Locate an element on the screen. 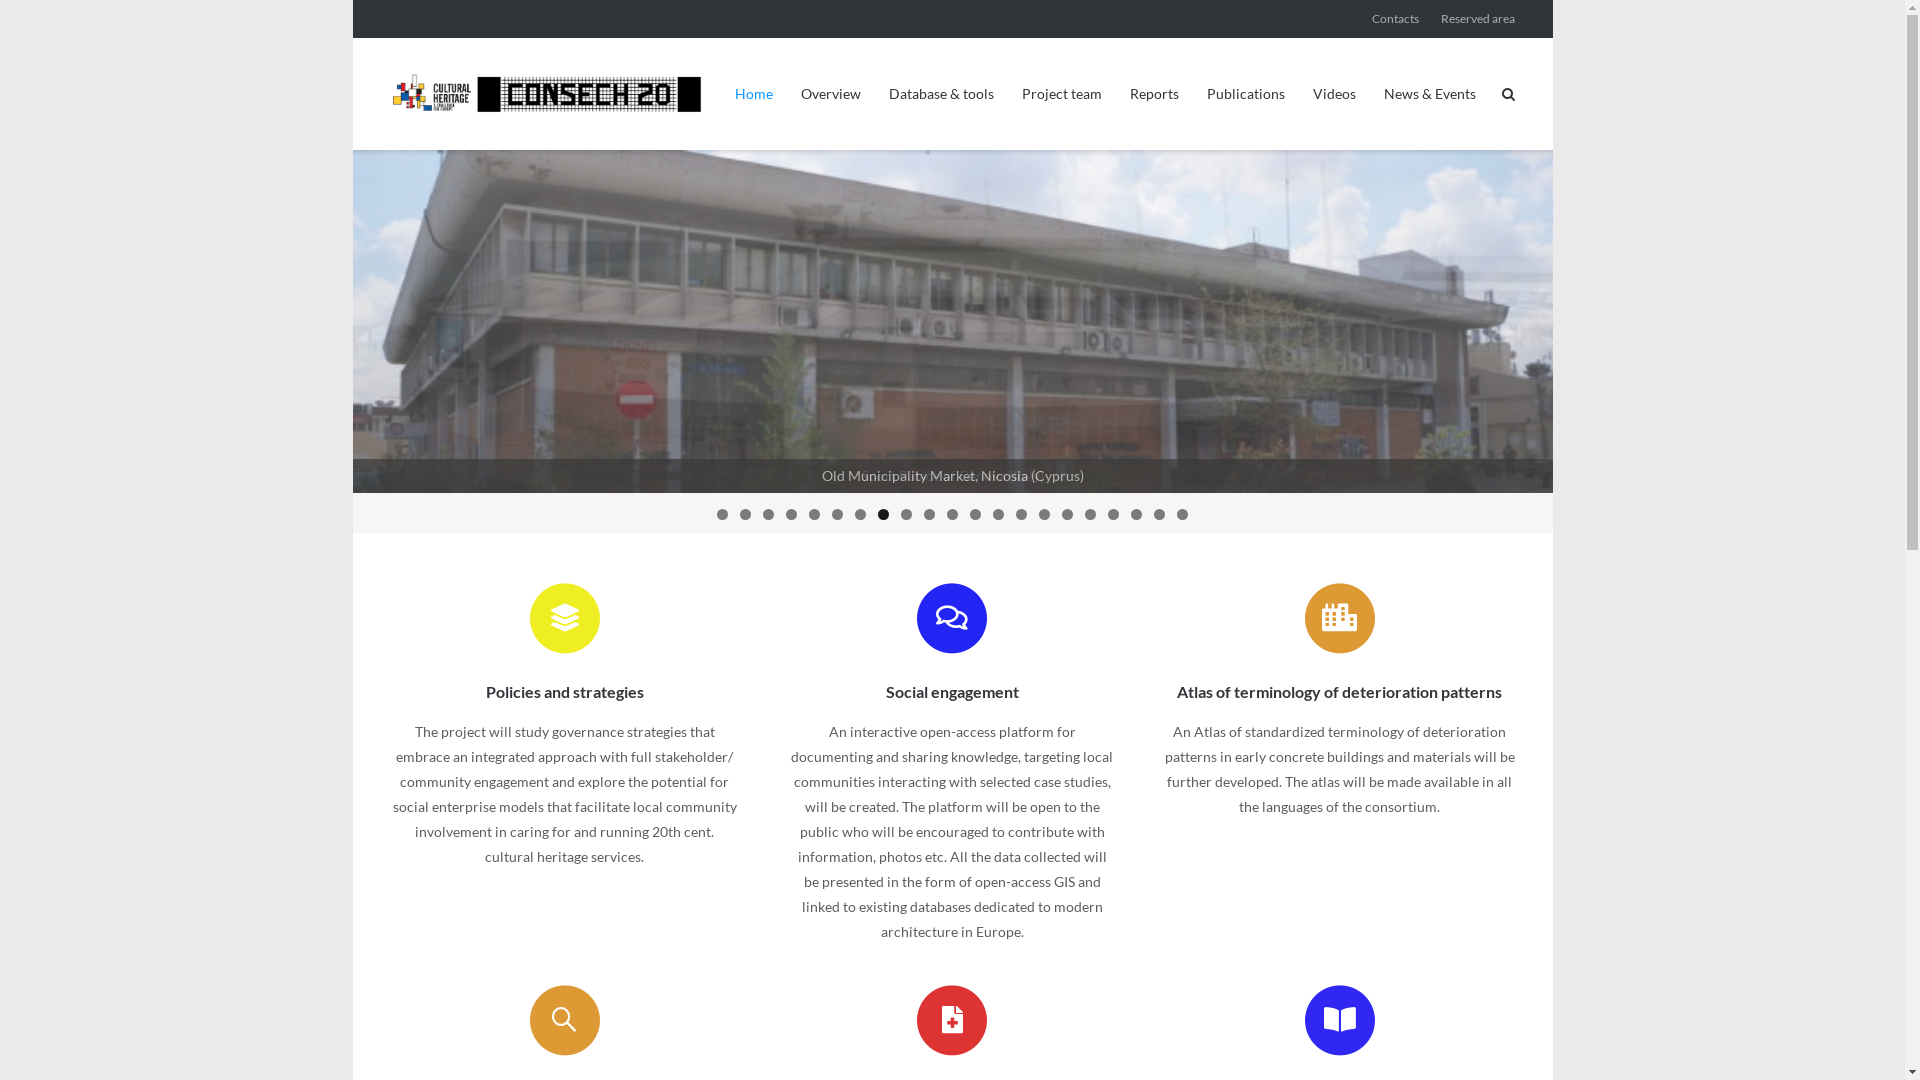 The width and height of the screenshot is (1920, 1080). 'Videos' is located at coordinates (1334, 93).